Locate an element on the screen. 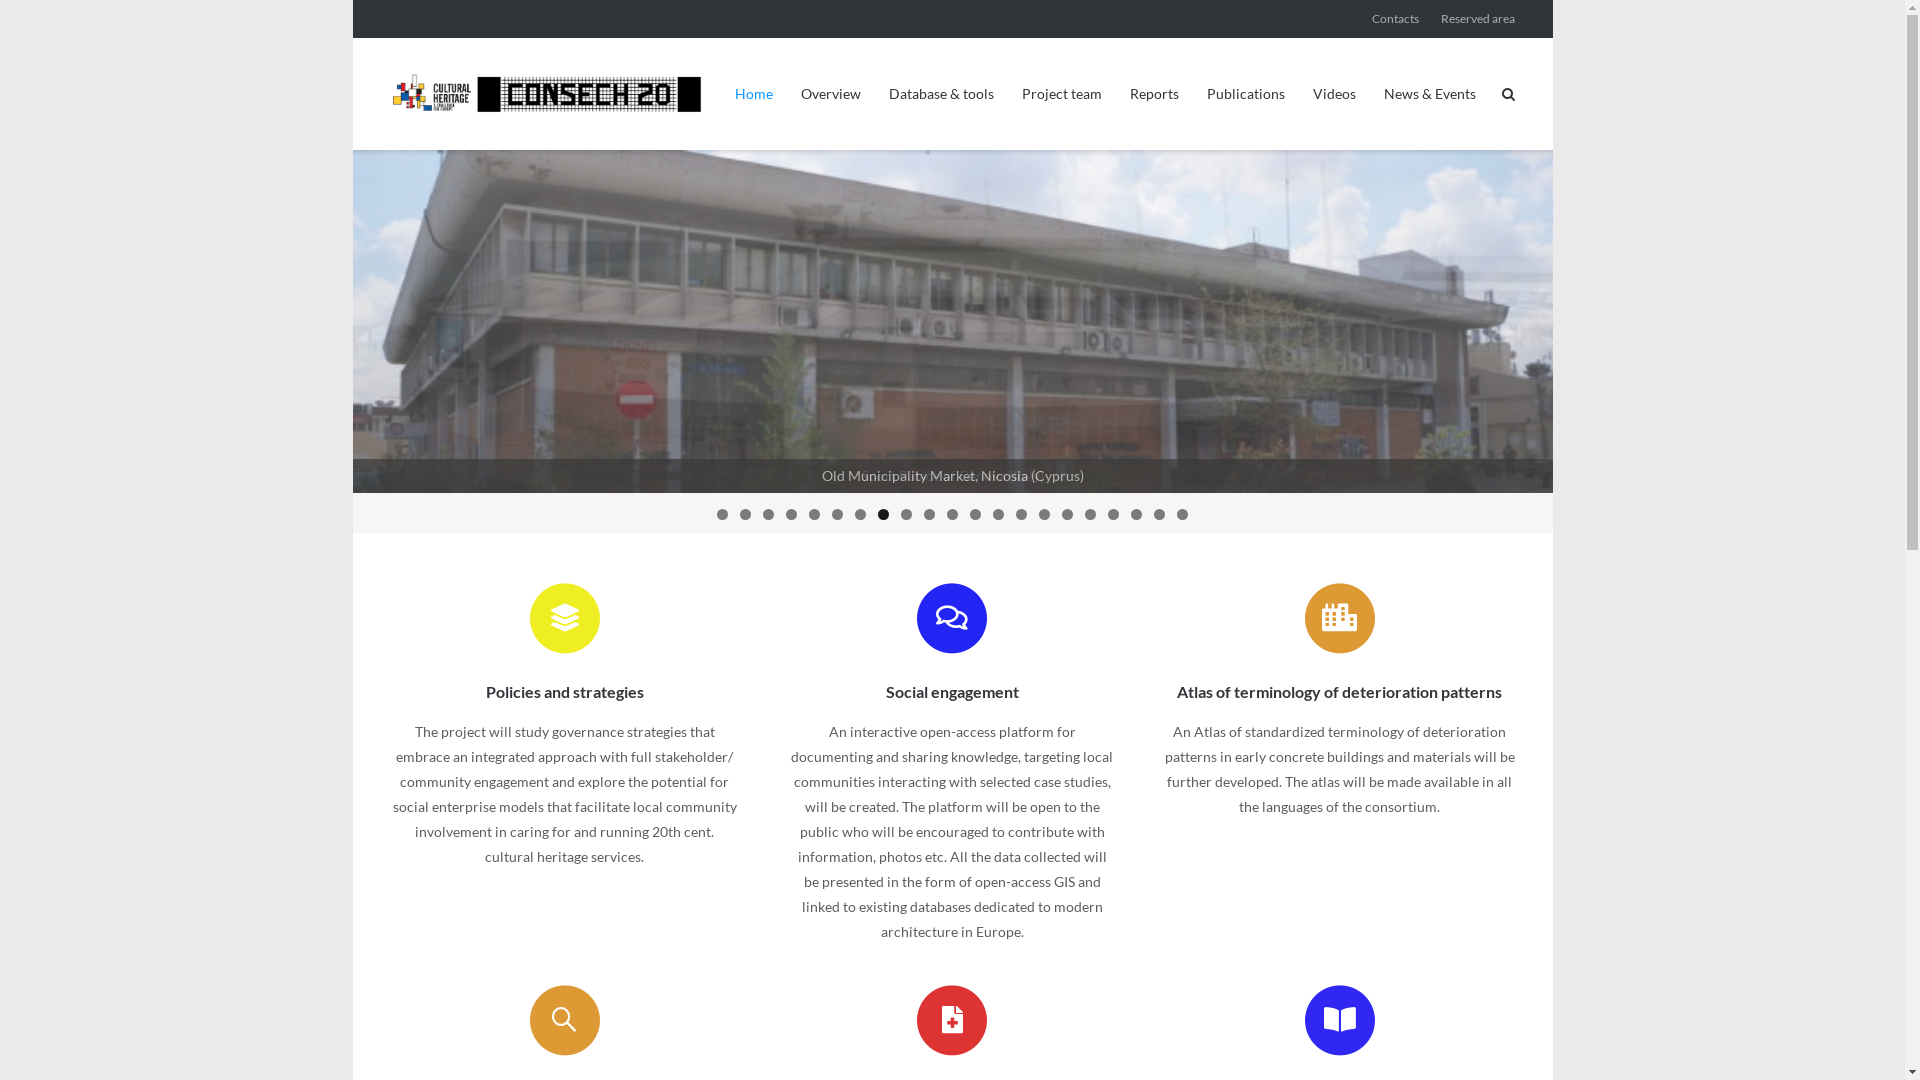 The width and height of the screenshot is (1920, 1080). 'Videos' is located at coordinates (1334, 93).